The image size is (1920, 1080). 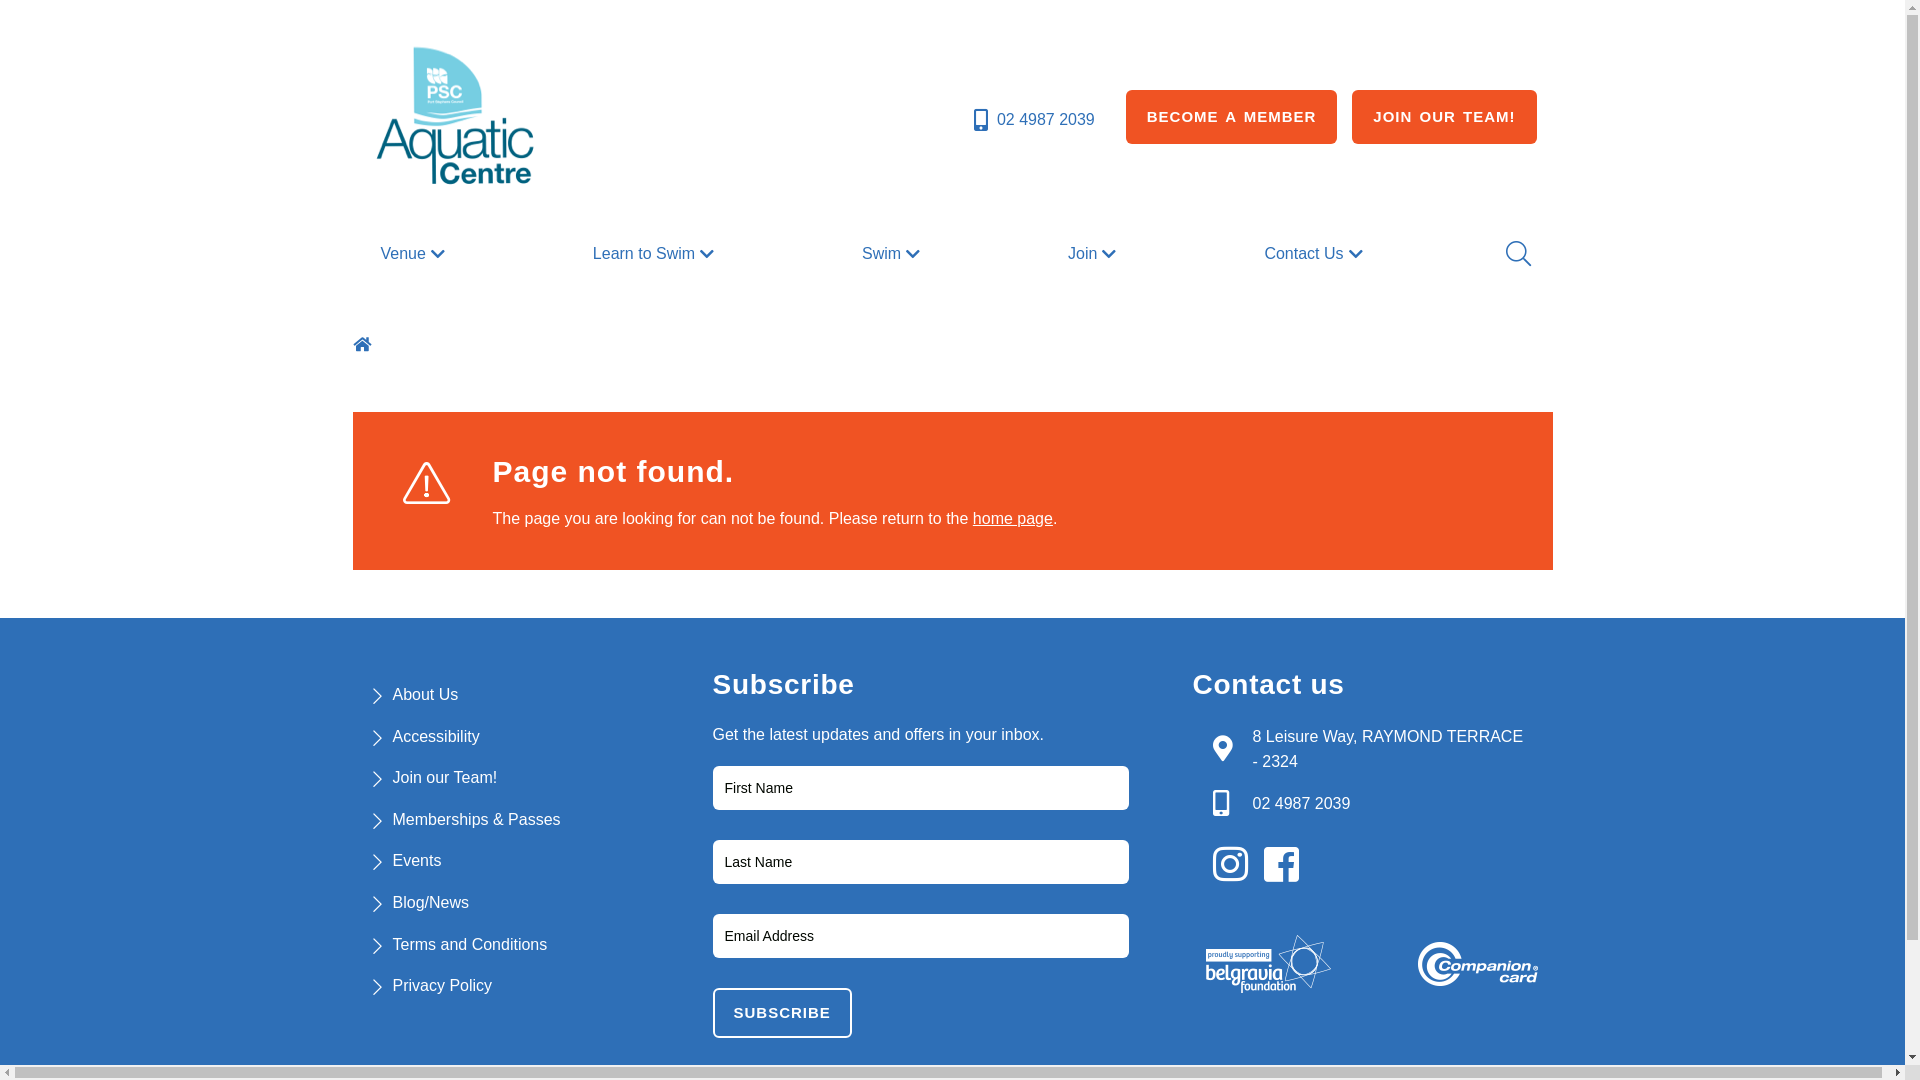 What do you see at coordinates (468, 944) in the screenshot?
I see `'Terms and Conditions'` at bounding box center [468, 944].